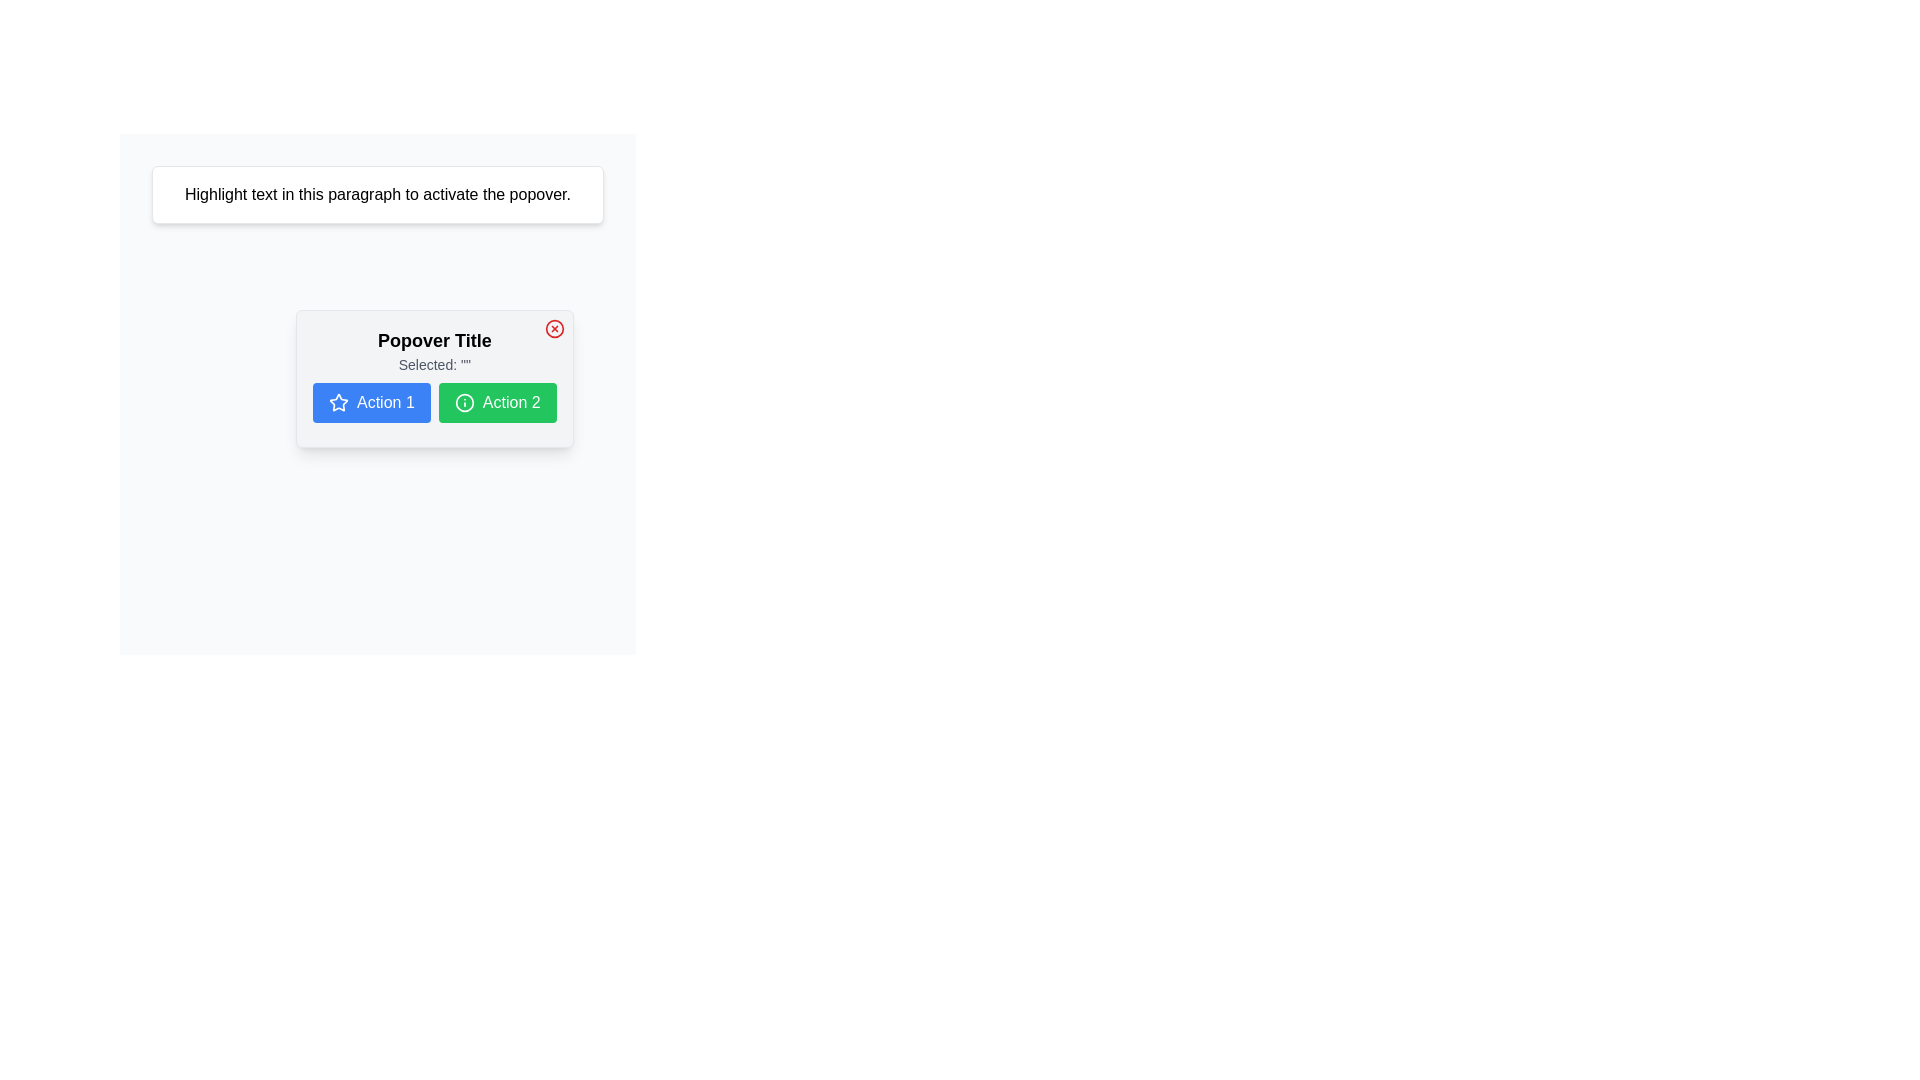 This screenshot has width=1920, height=1080. I want to click on the star-shaped blue icon located to the left of the 'Action 1' button text, so click(339, 402).